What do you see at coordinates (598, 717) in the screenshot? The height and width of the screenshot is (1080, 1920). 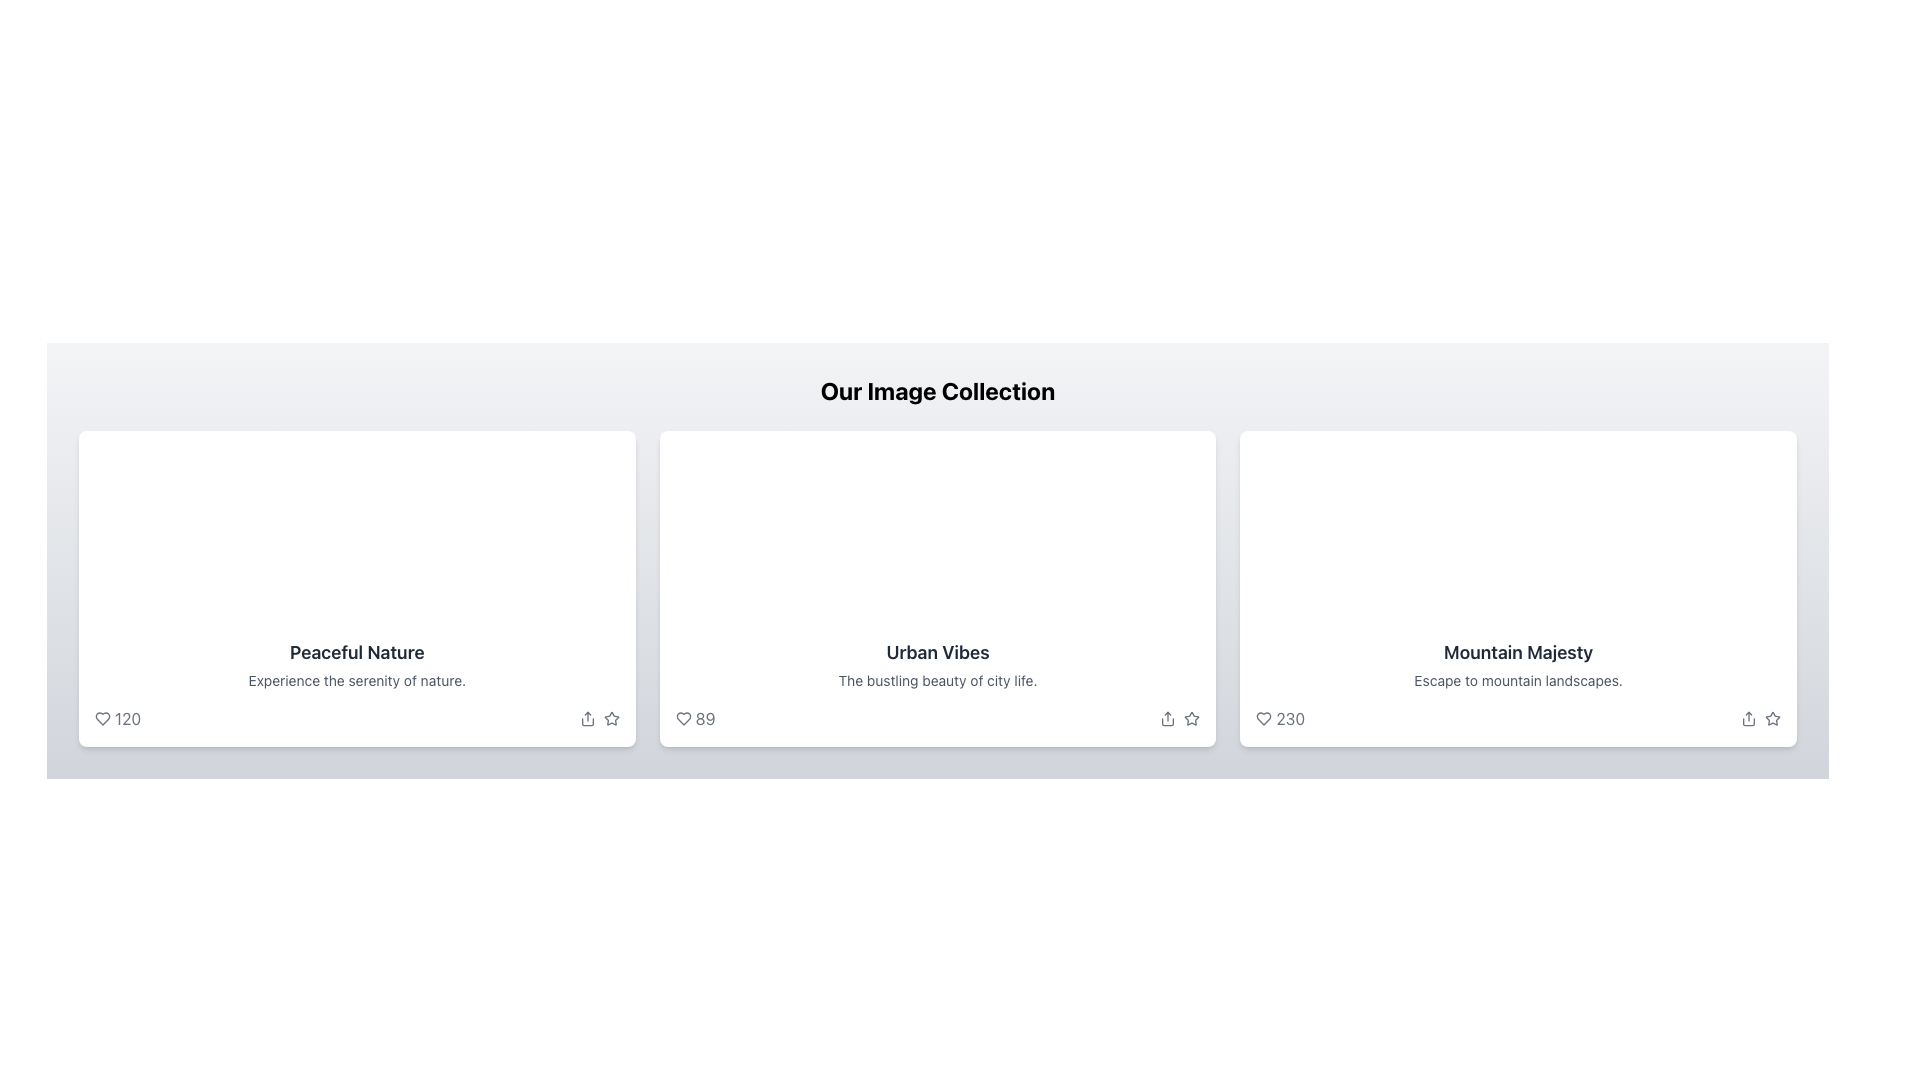 I see `the share icon, which is the first icon resembling an upward arrow, located at the bottom-right corner of the 'Peaceful Nature' card` at bounding box center [598, 717].